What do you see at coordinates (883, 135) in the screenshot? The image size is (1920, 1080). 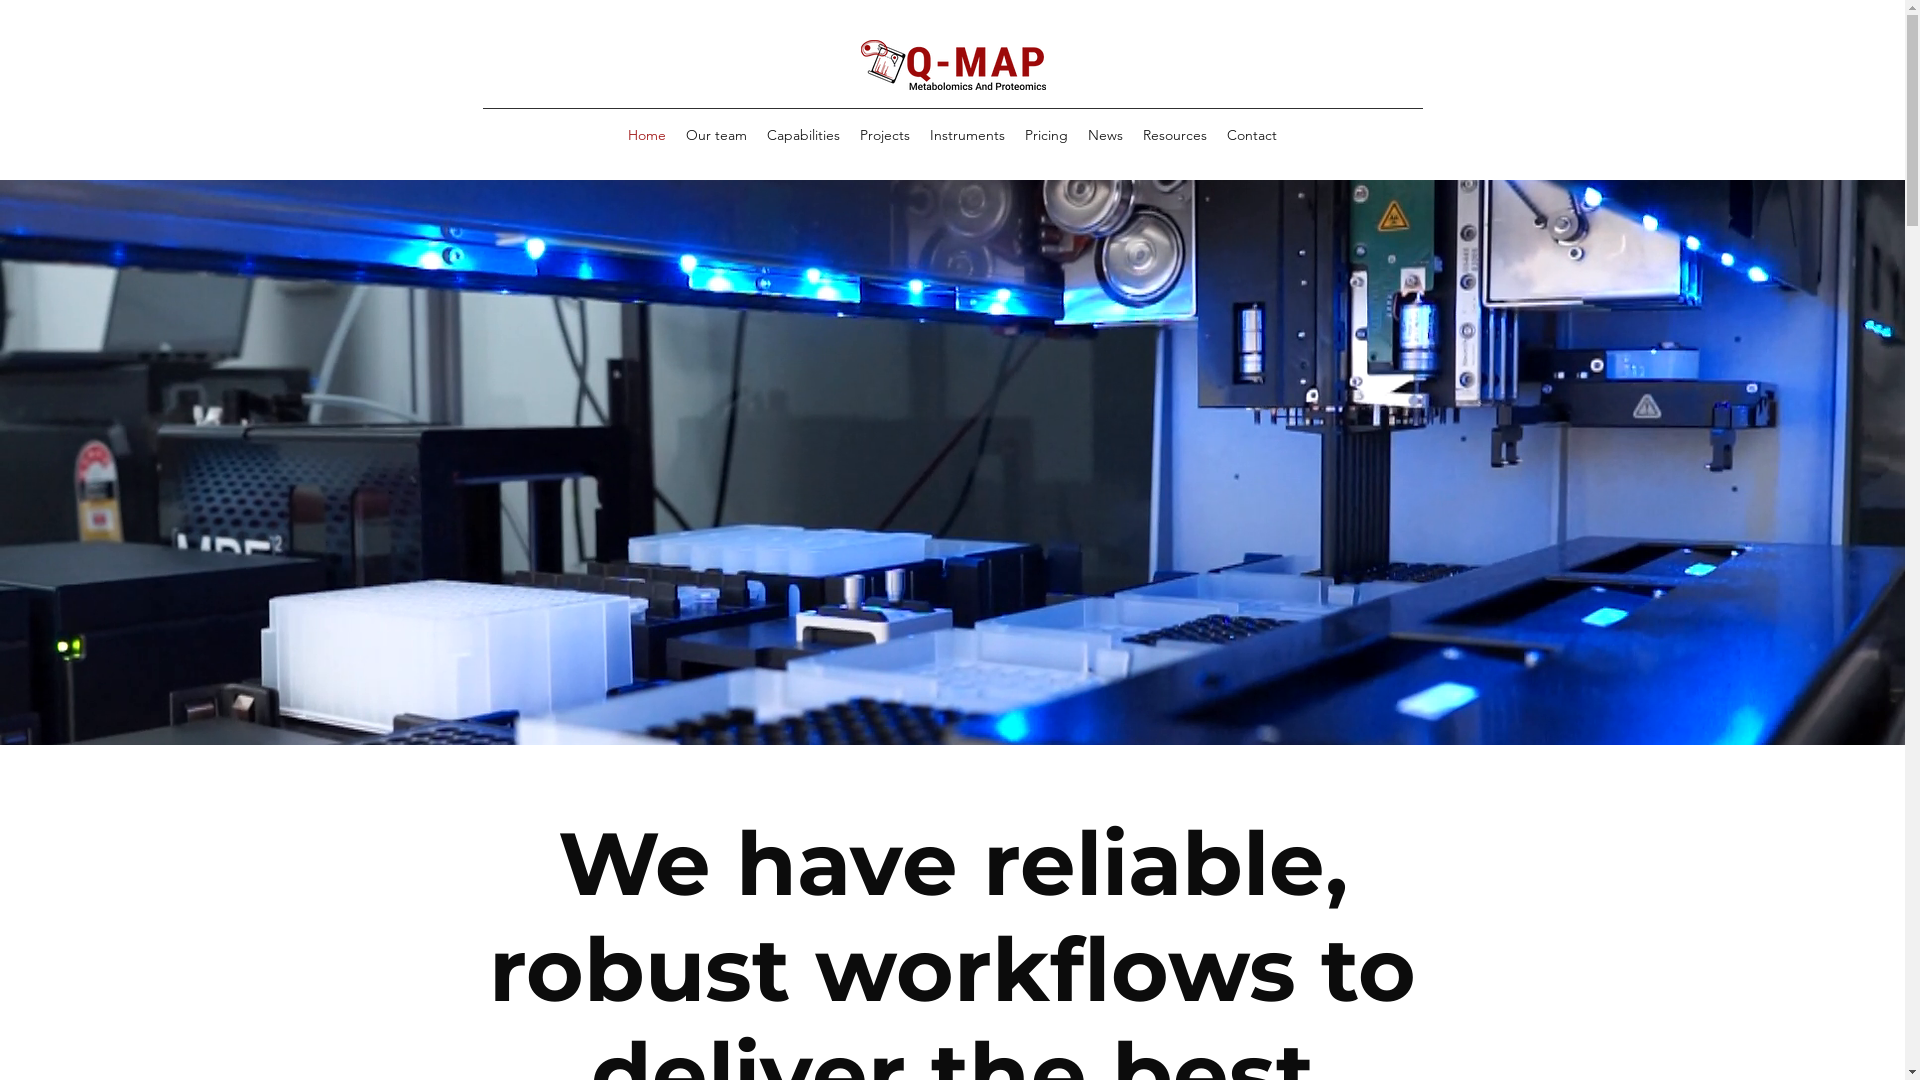 I see `'Projects'` at bounding box center [883, 135].